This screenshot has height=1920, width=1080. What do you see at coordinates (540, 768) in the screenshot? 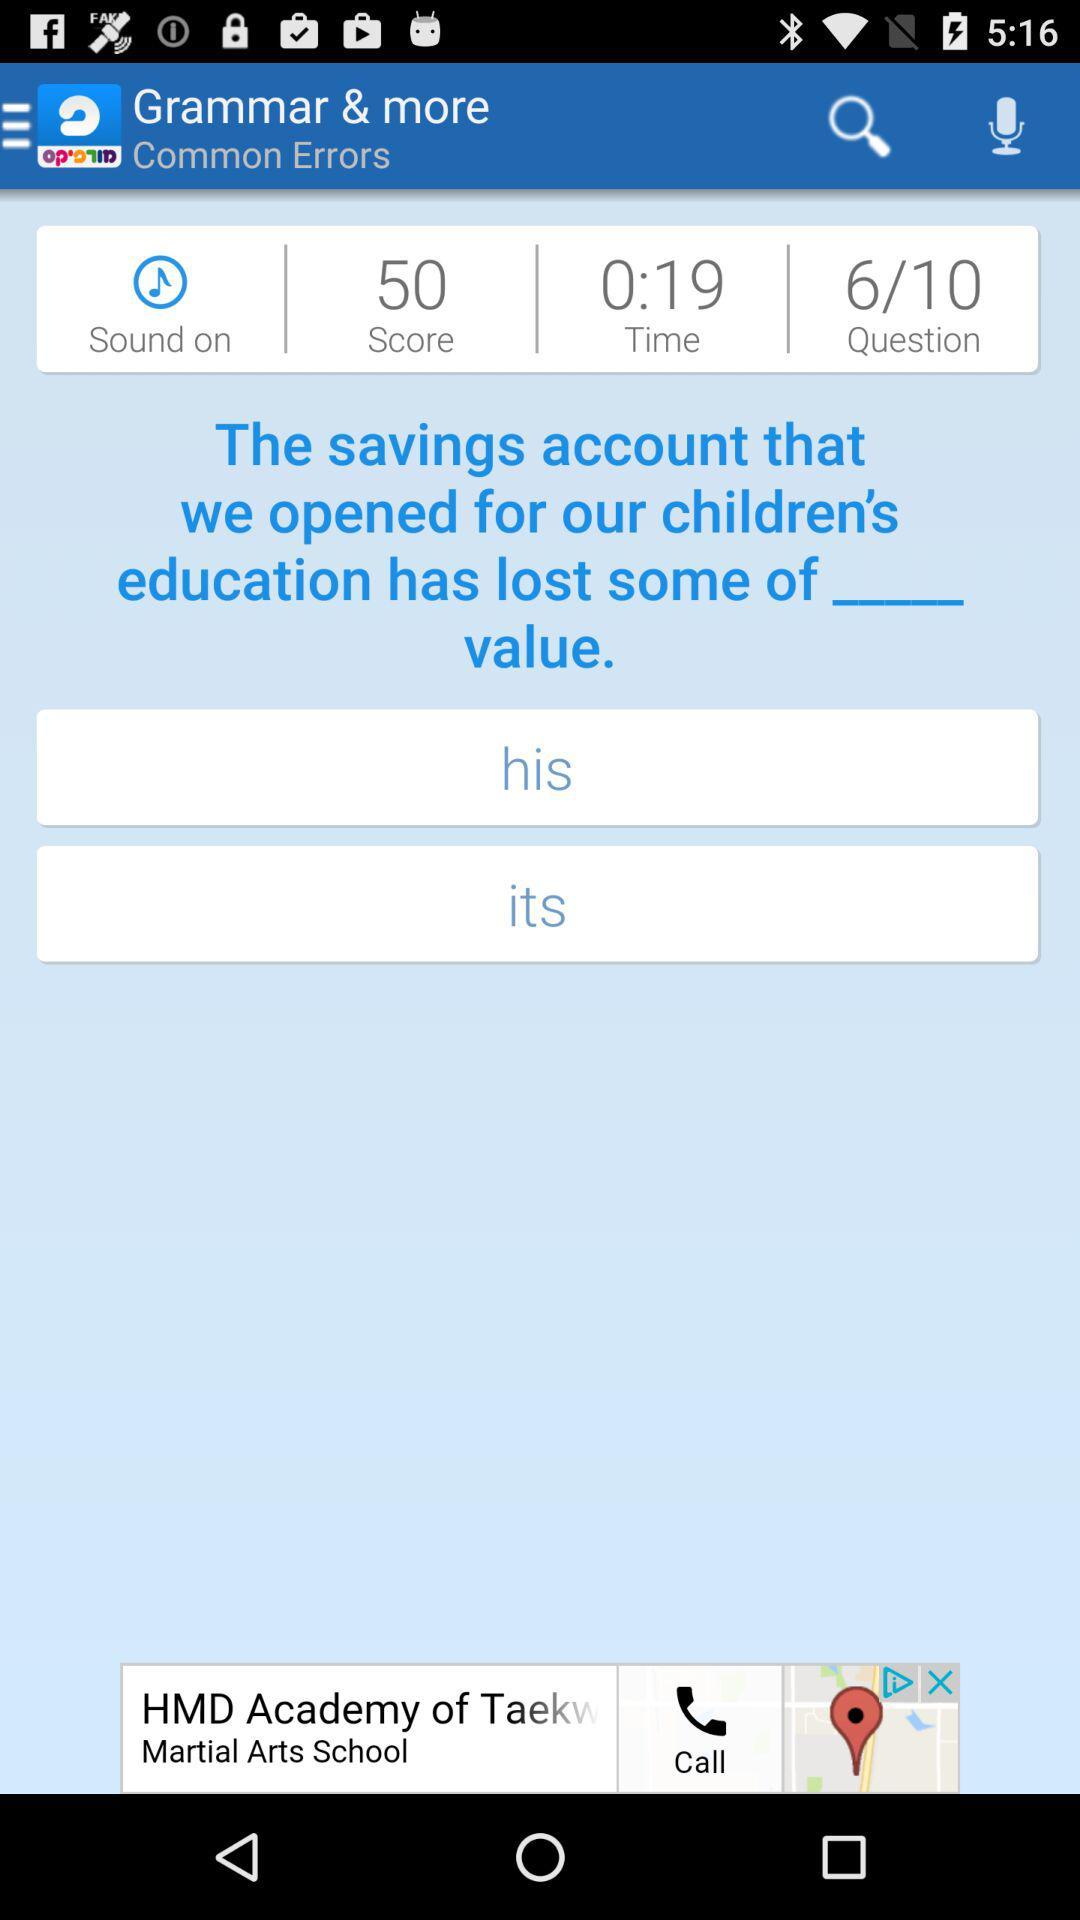
I see `item above its` at bounding box center [540, 768].